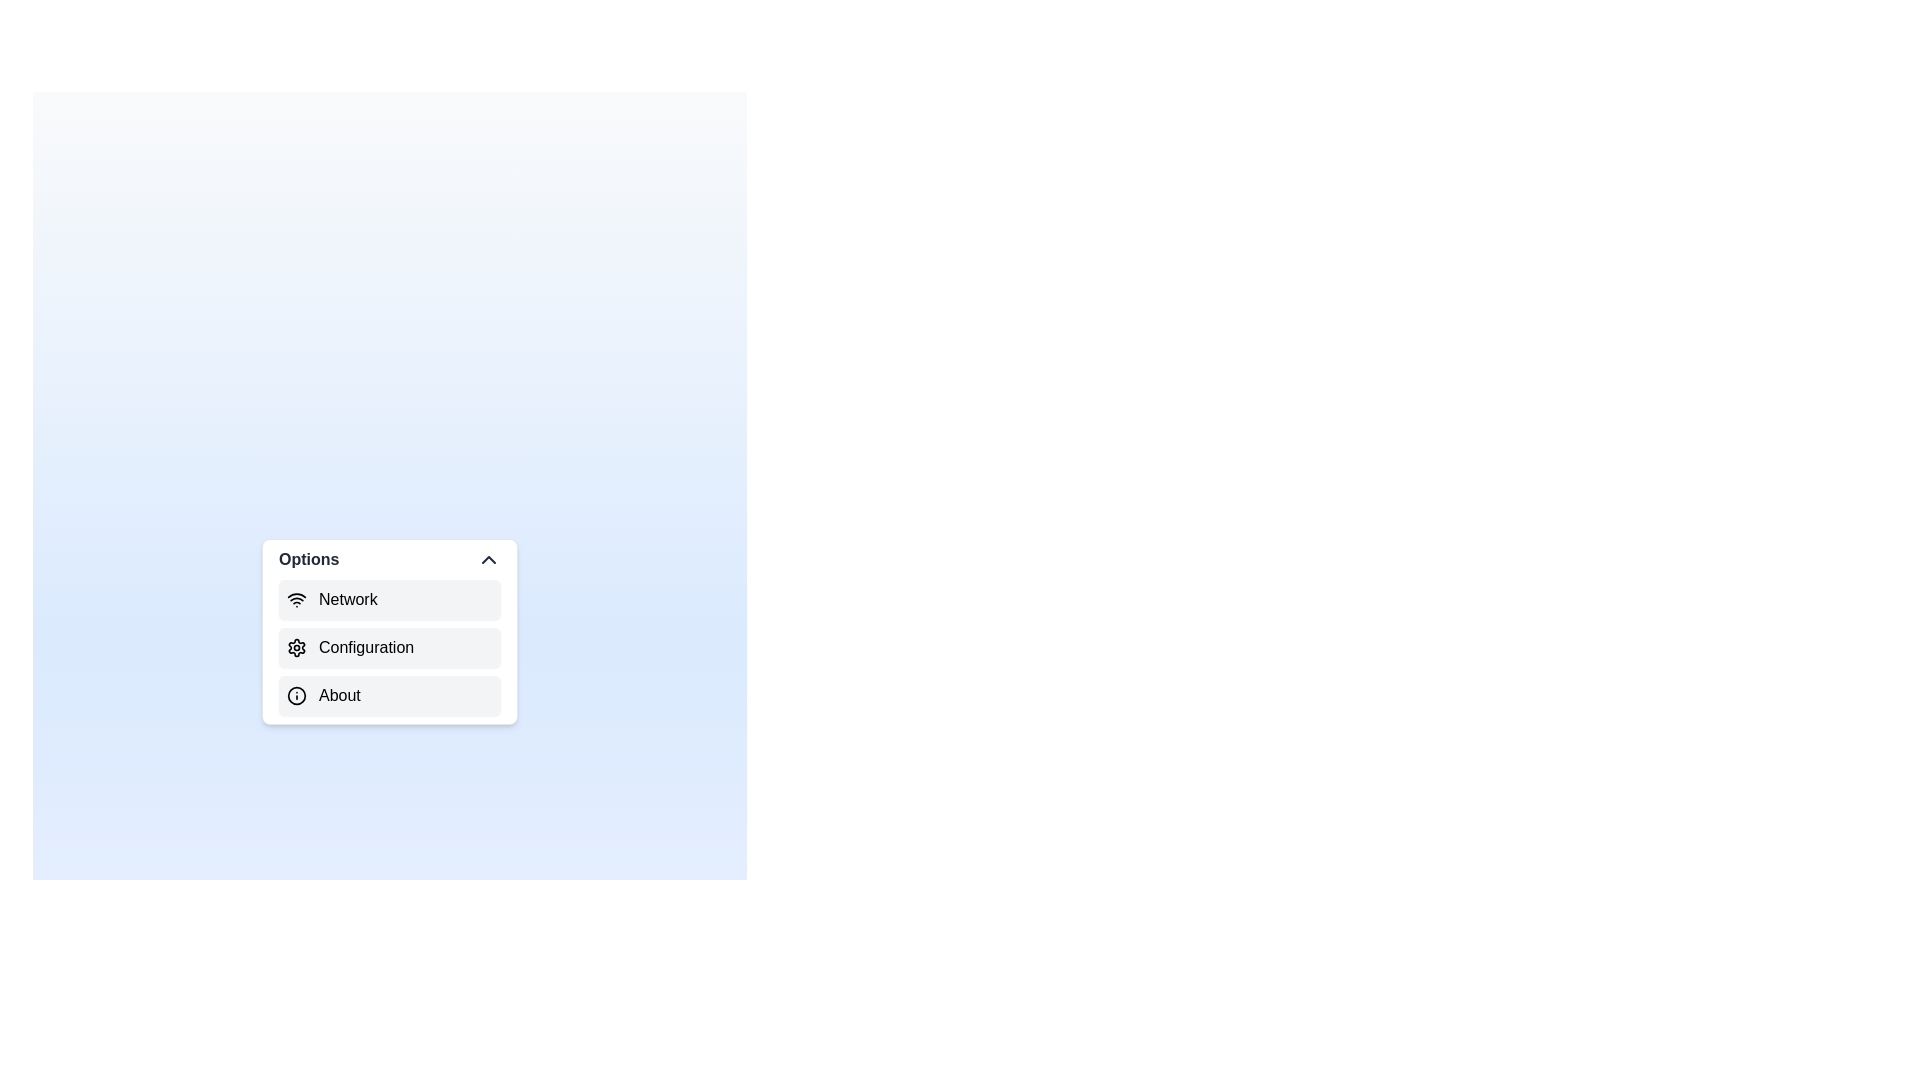 The image size is (1920, 1080). I want to click on the menu item Configuration from the visible options, so click(389, 648).